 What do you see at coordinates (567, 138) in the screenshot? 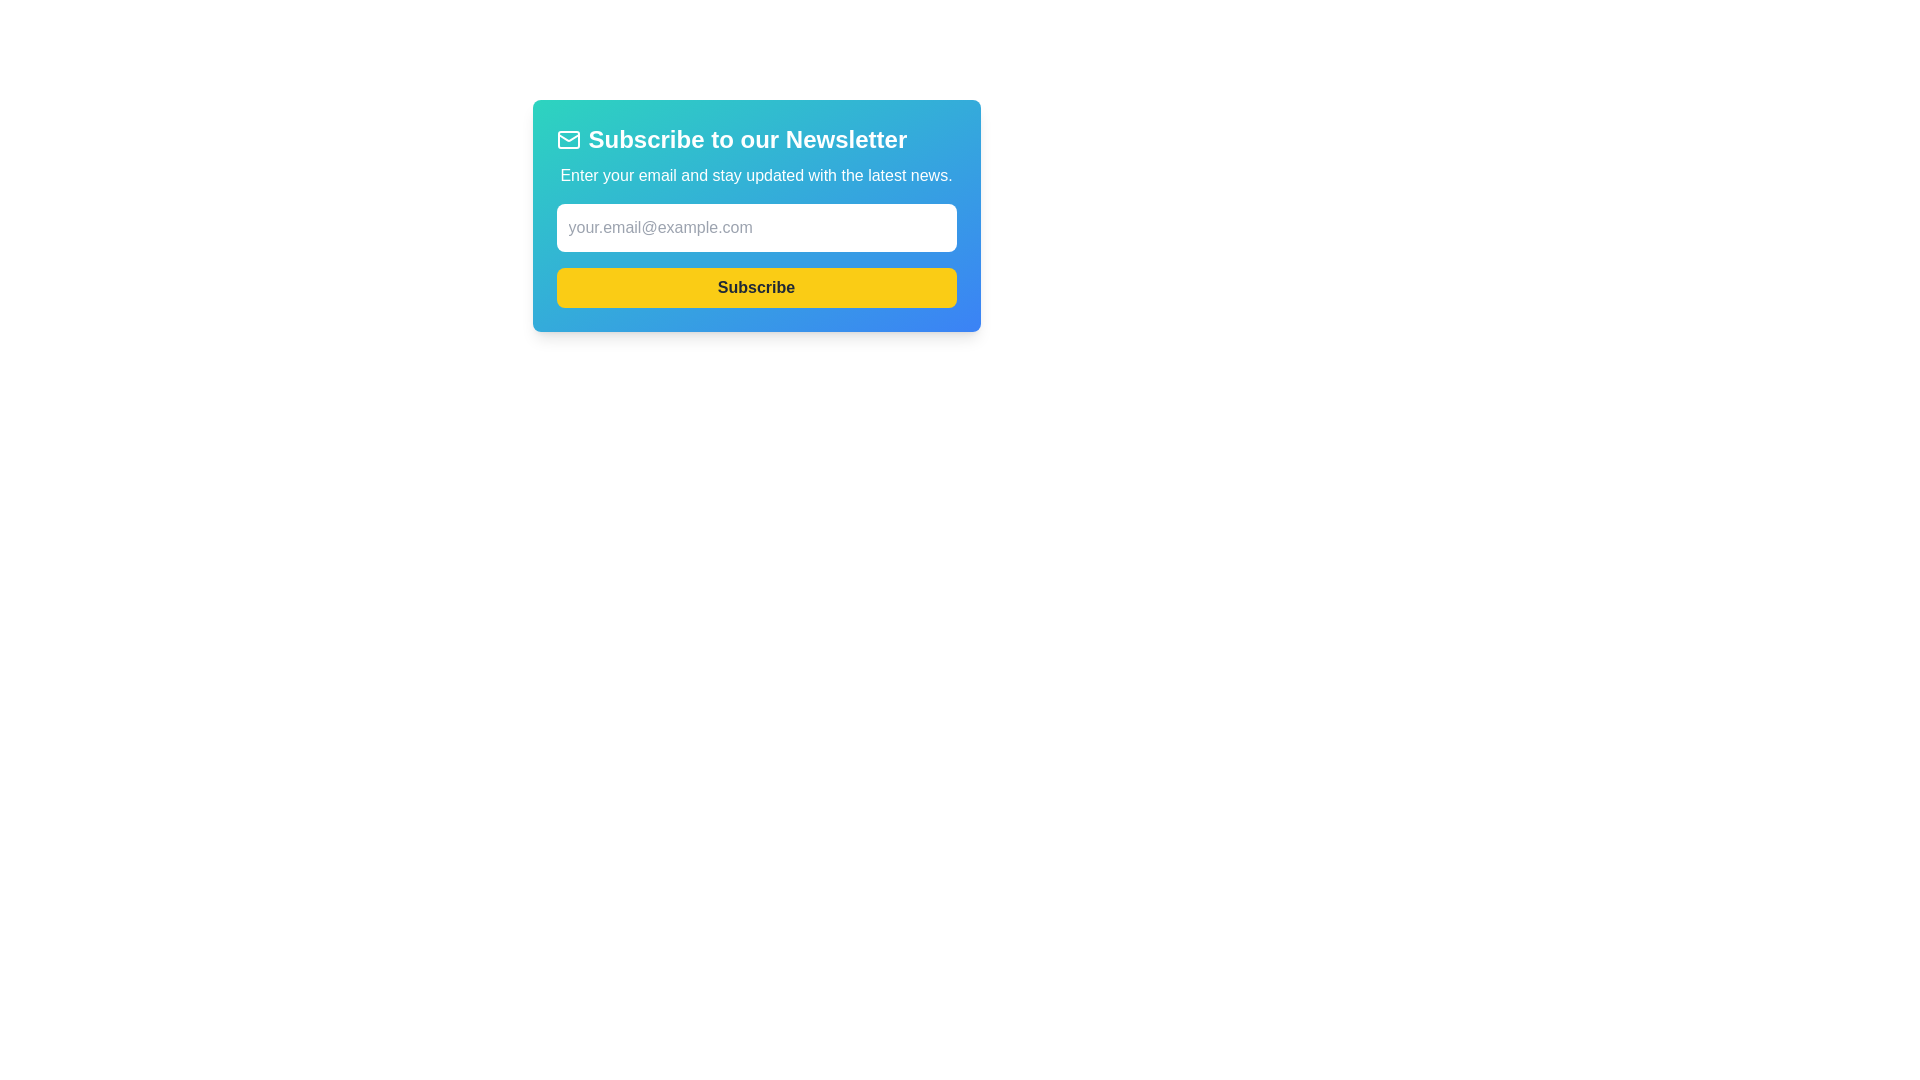
I see `the main body rectangle of the envelope graphic in the mail icon at the top-left corner of the subscription card` at bounding box center [567, 138].